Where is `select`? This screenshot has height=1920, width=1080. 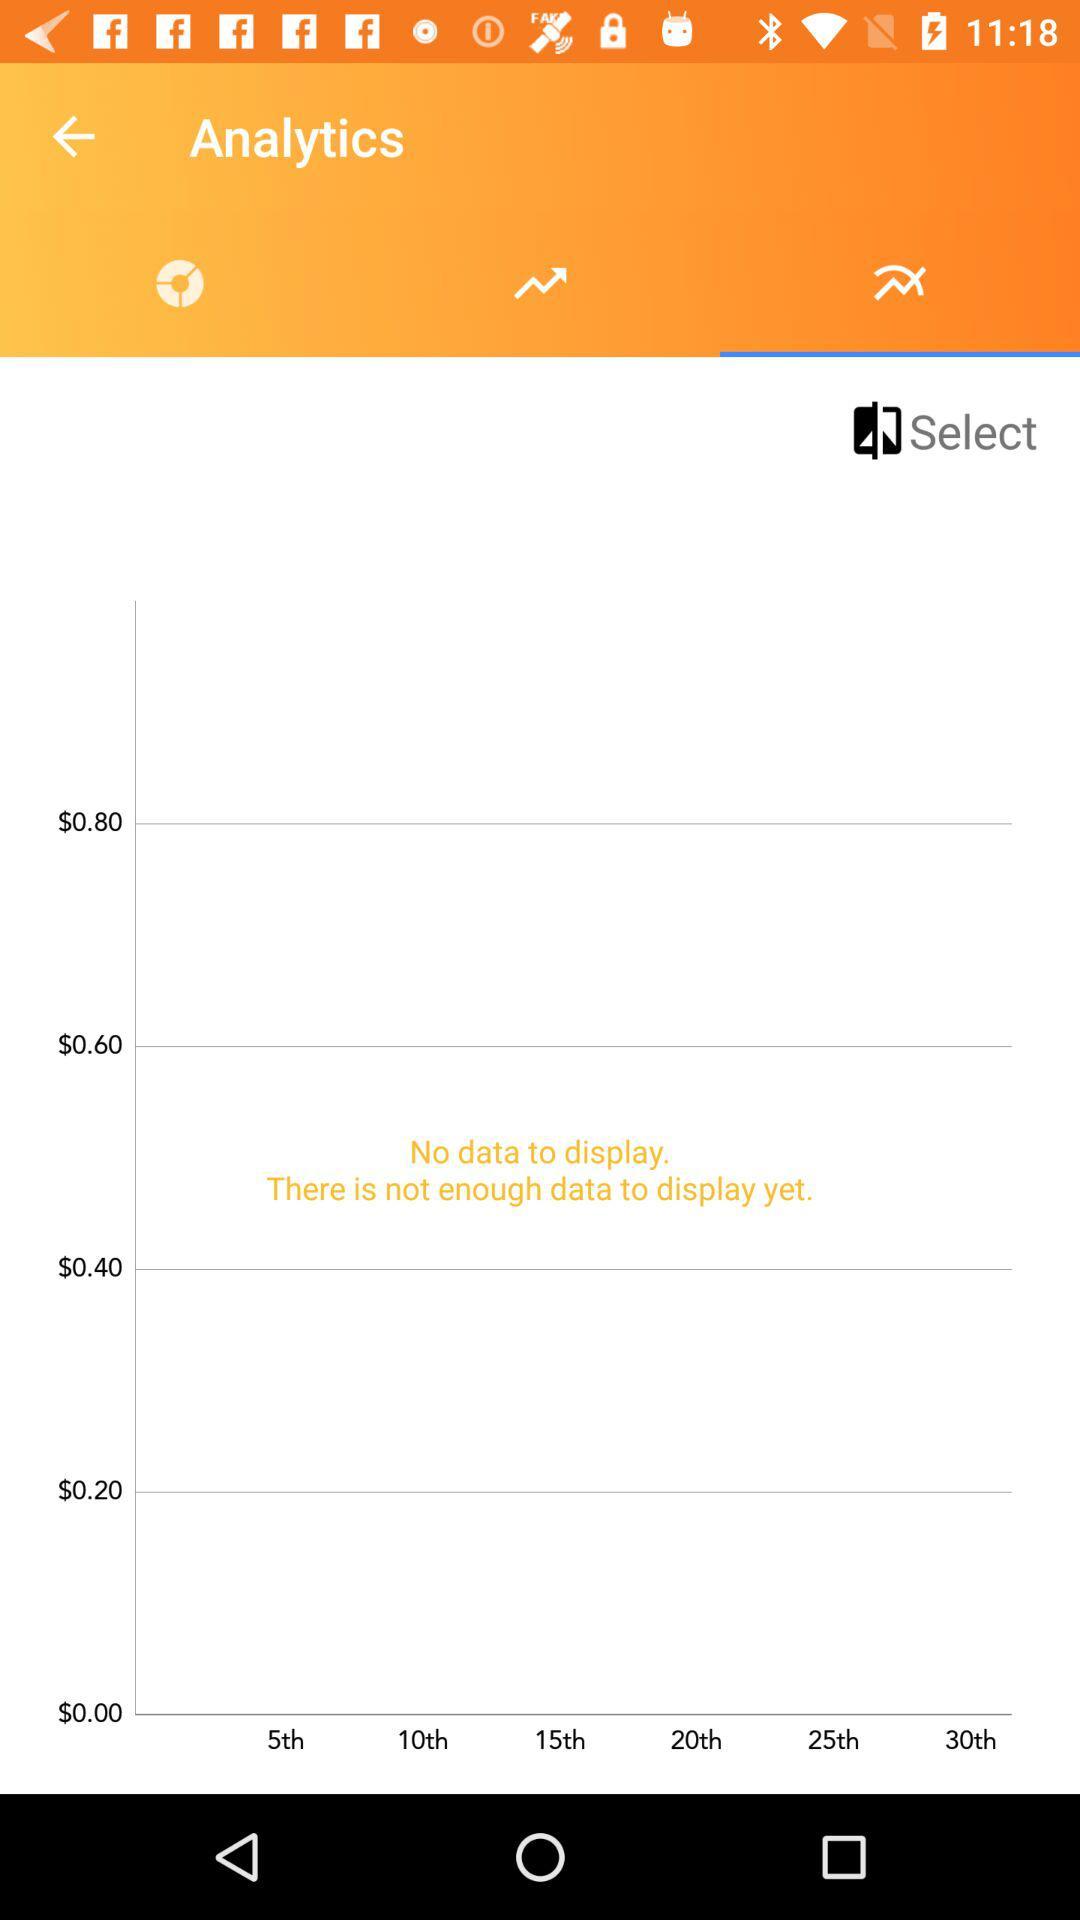 select is located at coordinates (941, 429).